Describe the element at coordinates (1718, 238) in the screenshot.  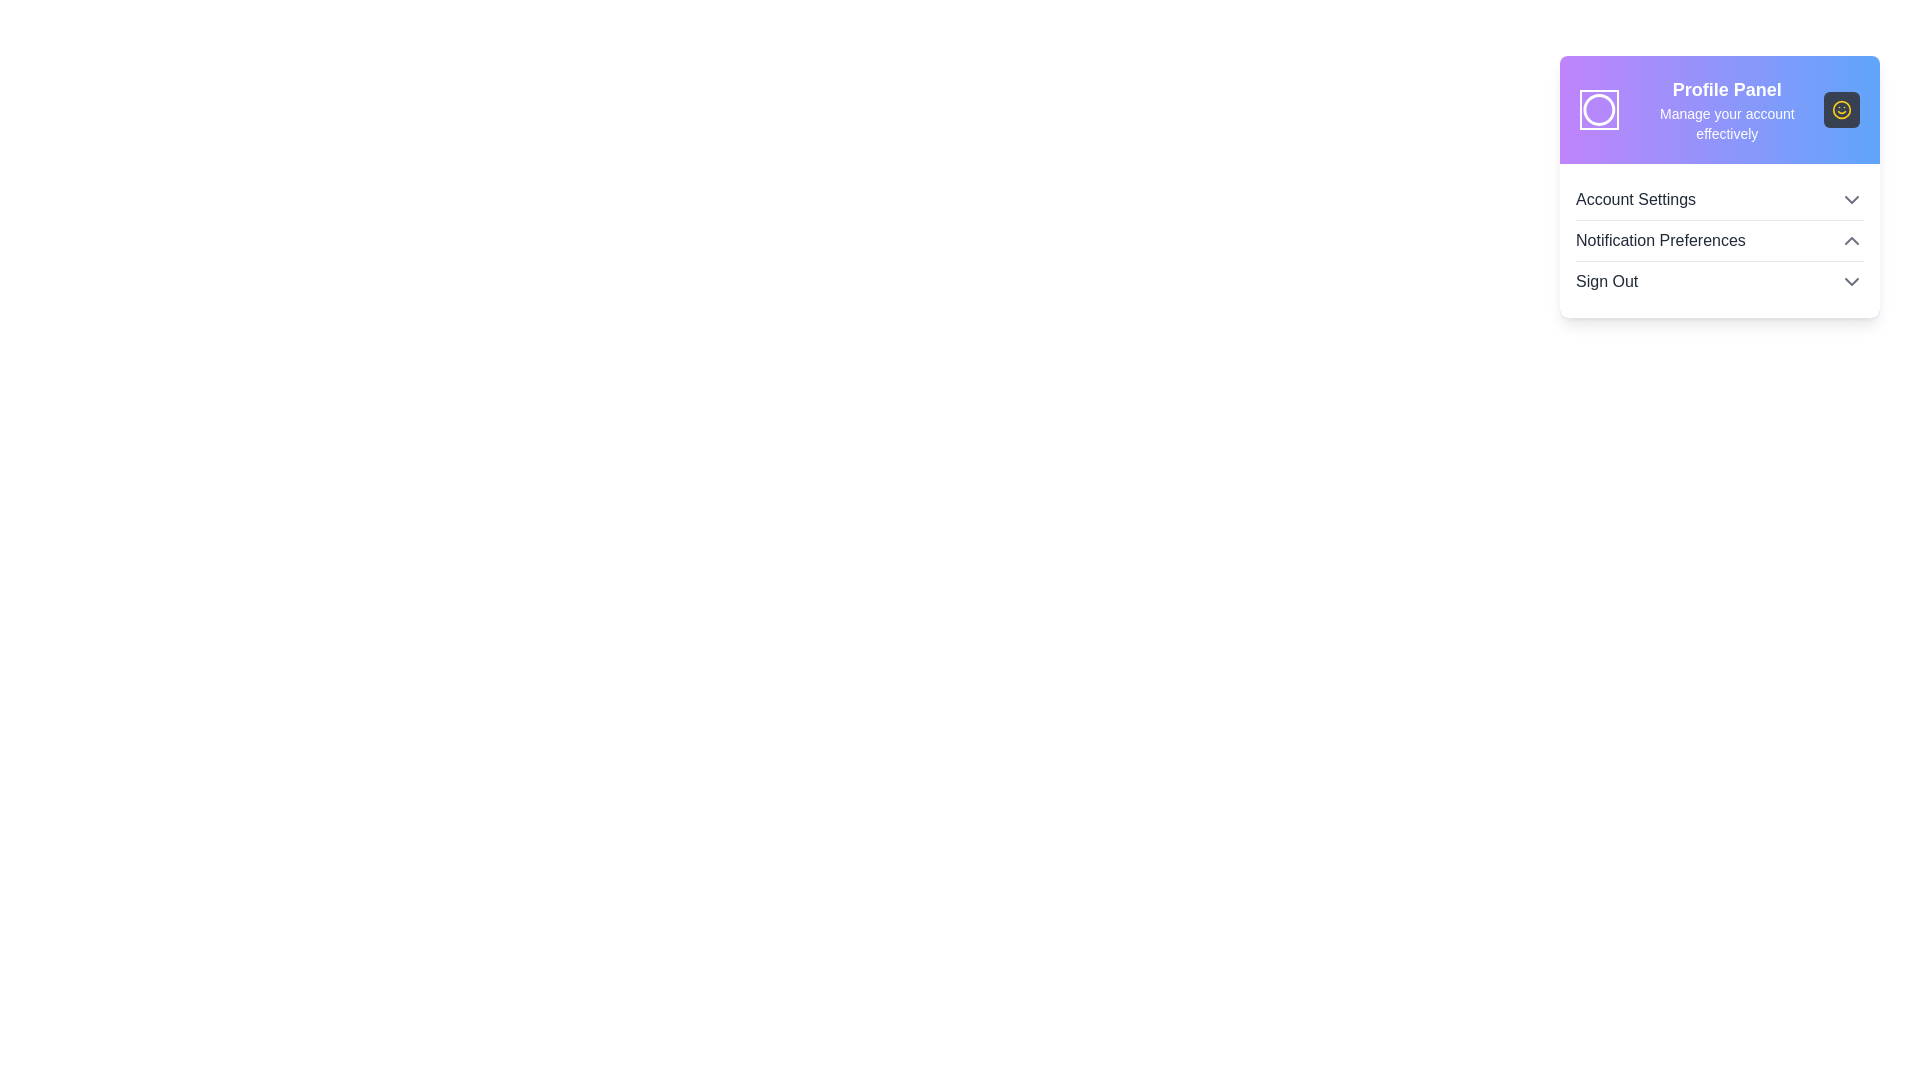
I see `the 'Notification Preferences' interactive list item` at that location.